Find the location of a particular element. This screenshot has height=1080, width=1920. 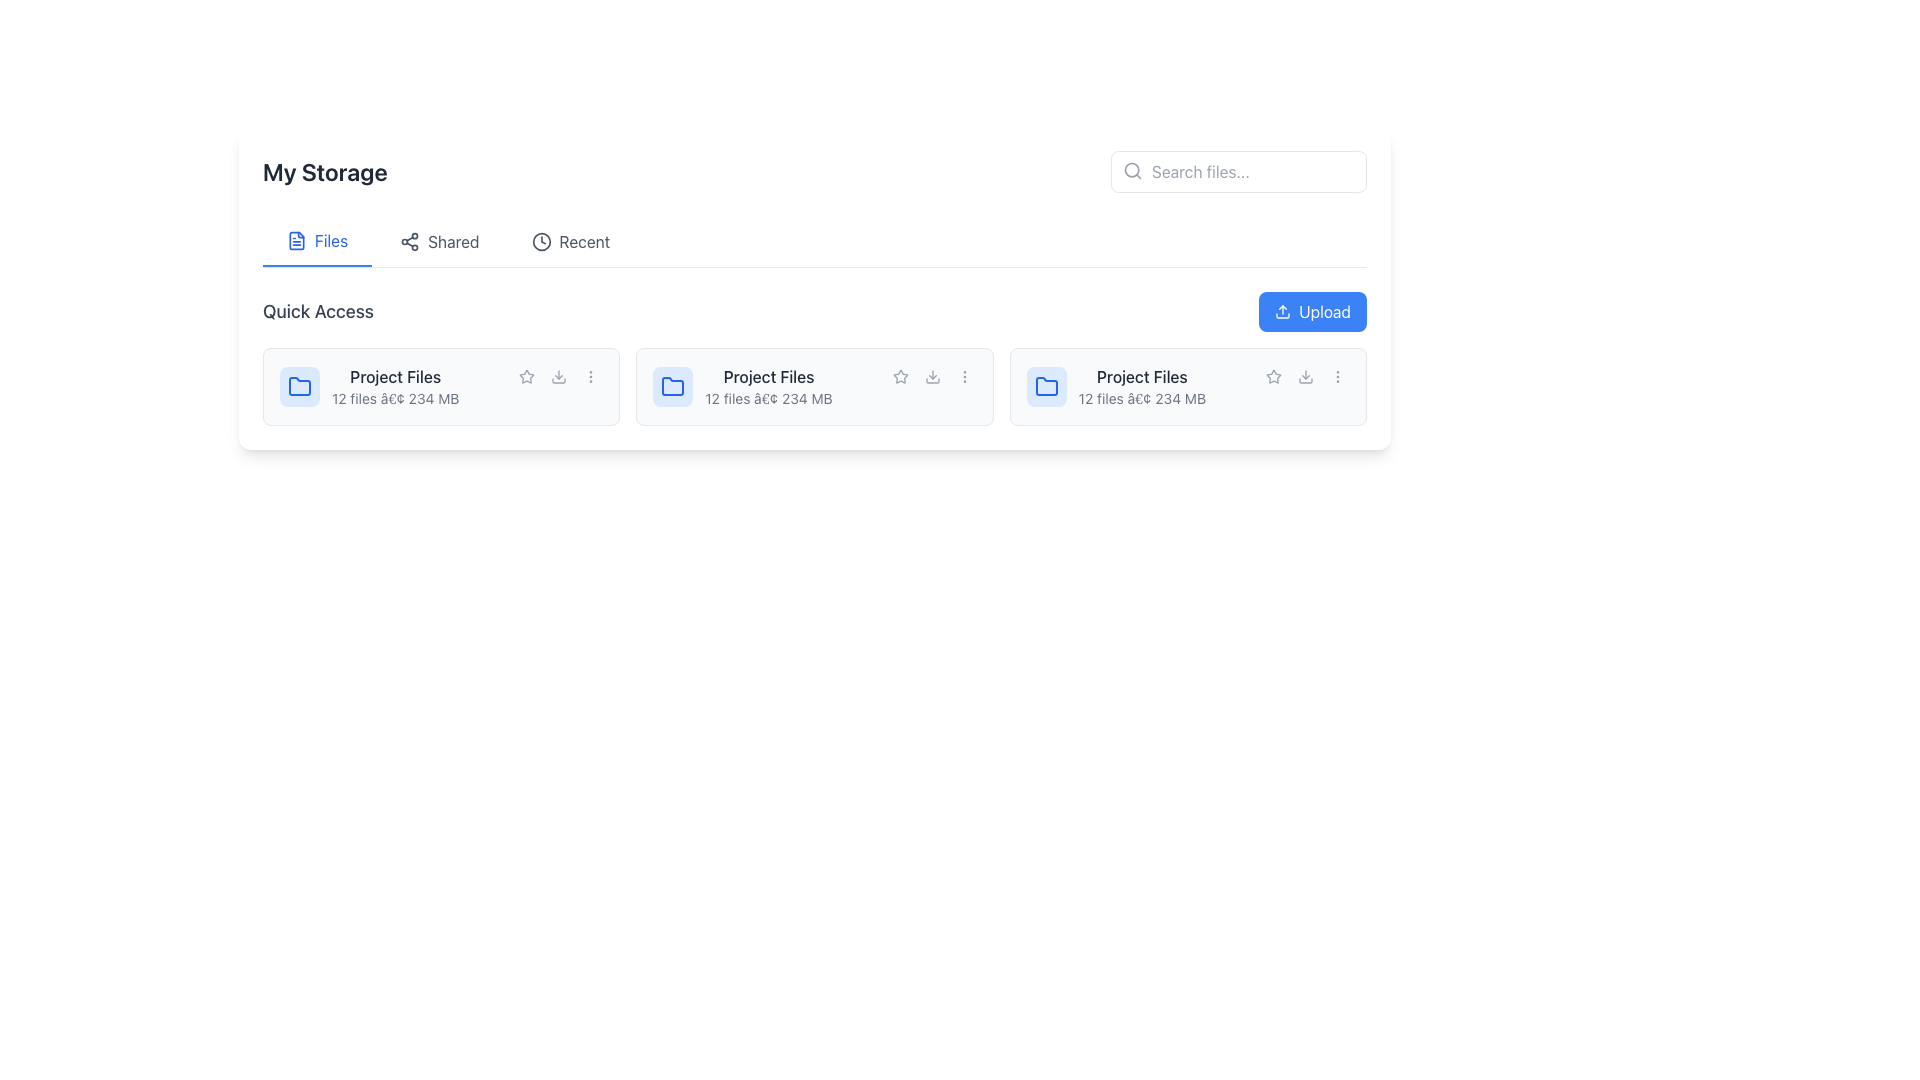

the clock icon located in the upper navigation bar of the 'My Storage' interface, directly to the left of the 'Recent' label is located at coordinates (541, 241).